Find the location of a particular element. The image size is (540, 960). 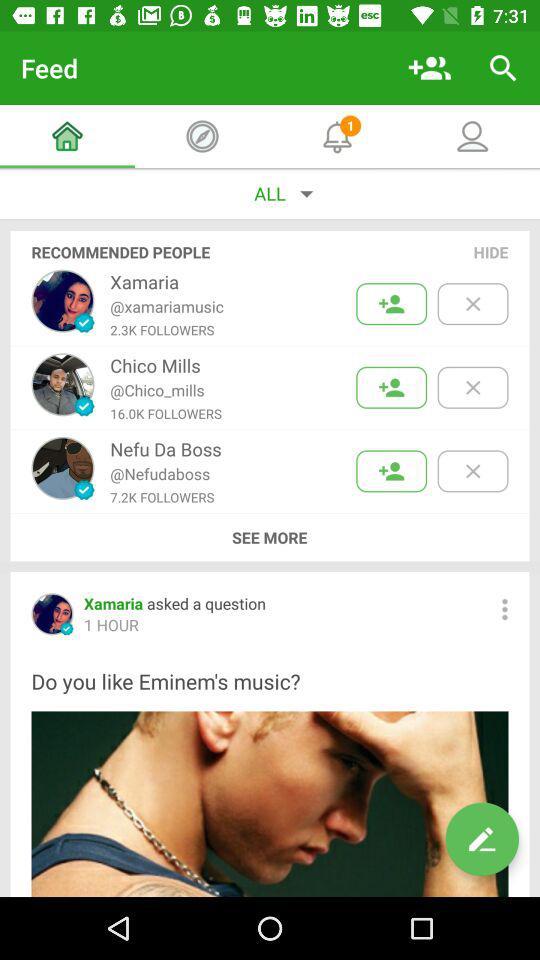

icon at the bottom right corner is located at coordinates (481, 839).